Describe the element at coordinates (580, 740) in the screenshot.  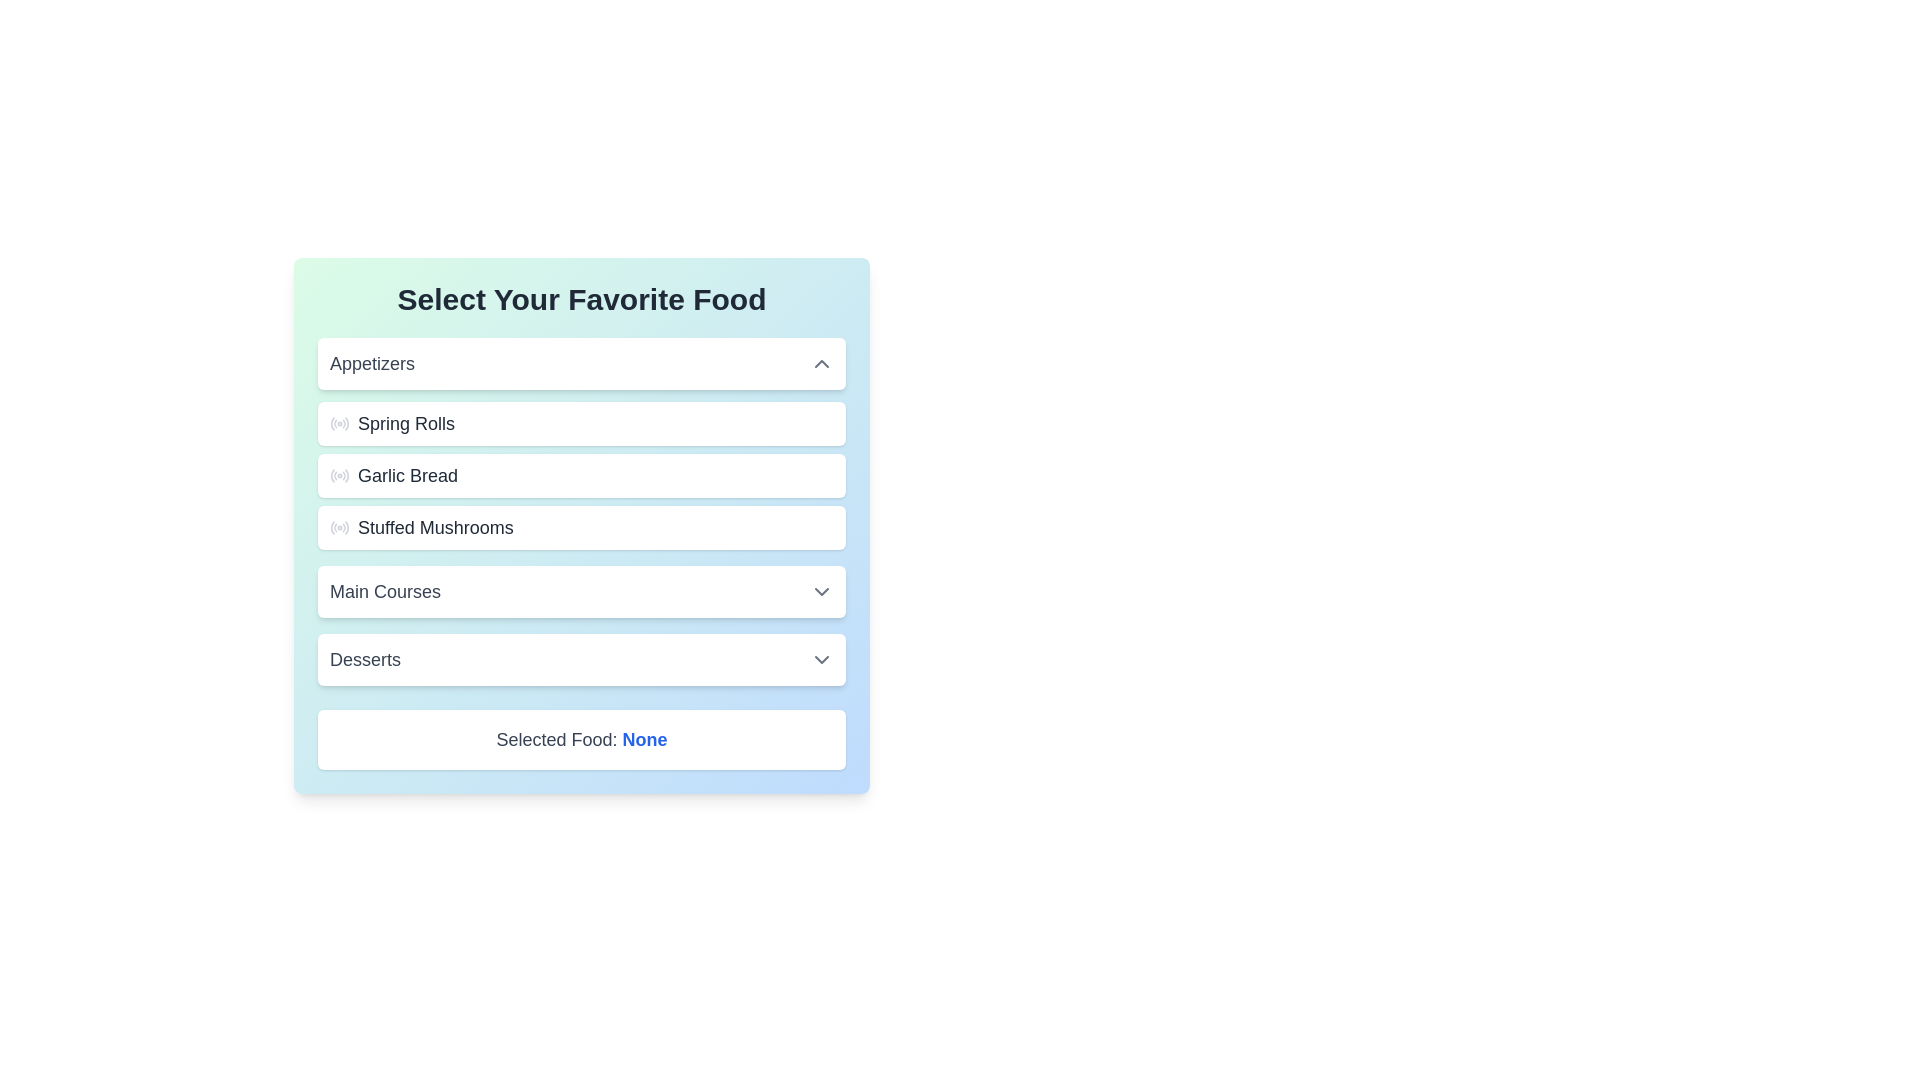
I see `displayed text from the Text display component located at the bottom of the interface beneath the 'Desserts' section` at that location.